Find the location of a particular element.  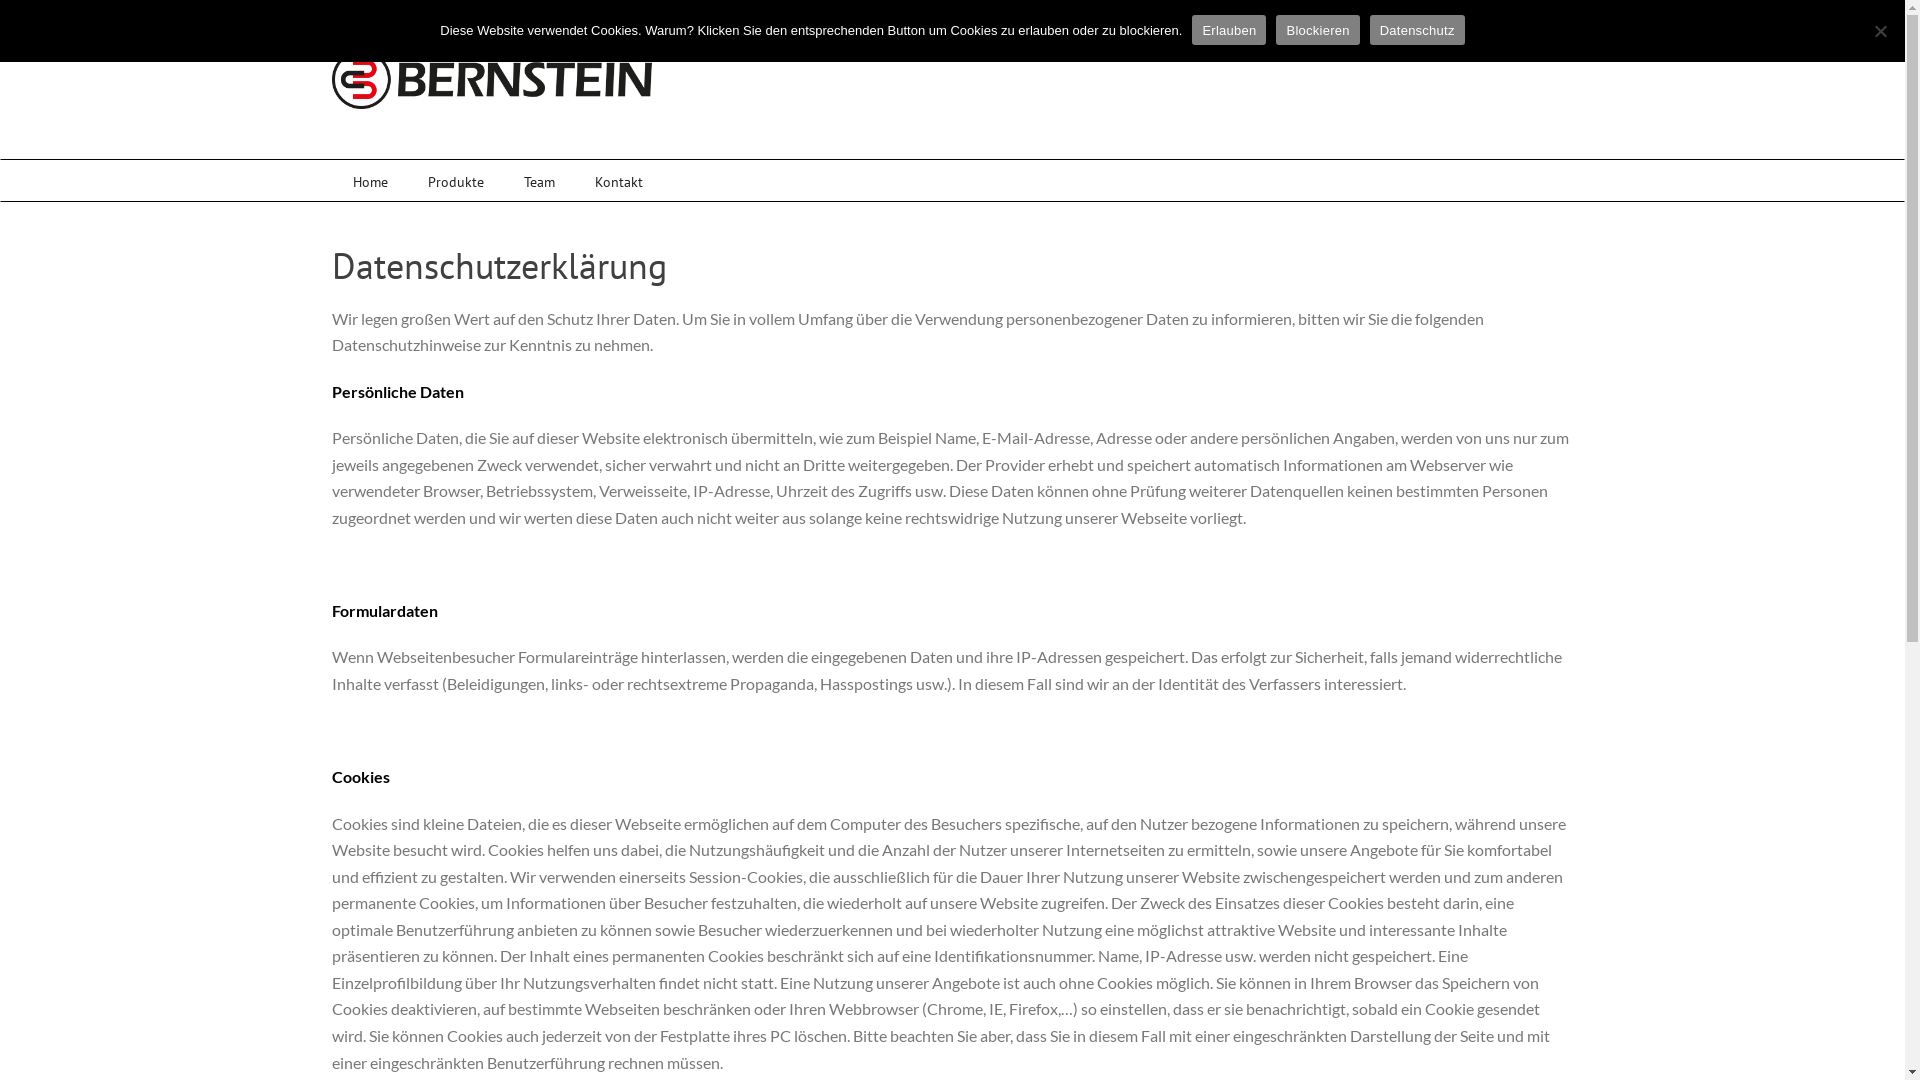

'Team' is located at coordinates (539, 181).